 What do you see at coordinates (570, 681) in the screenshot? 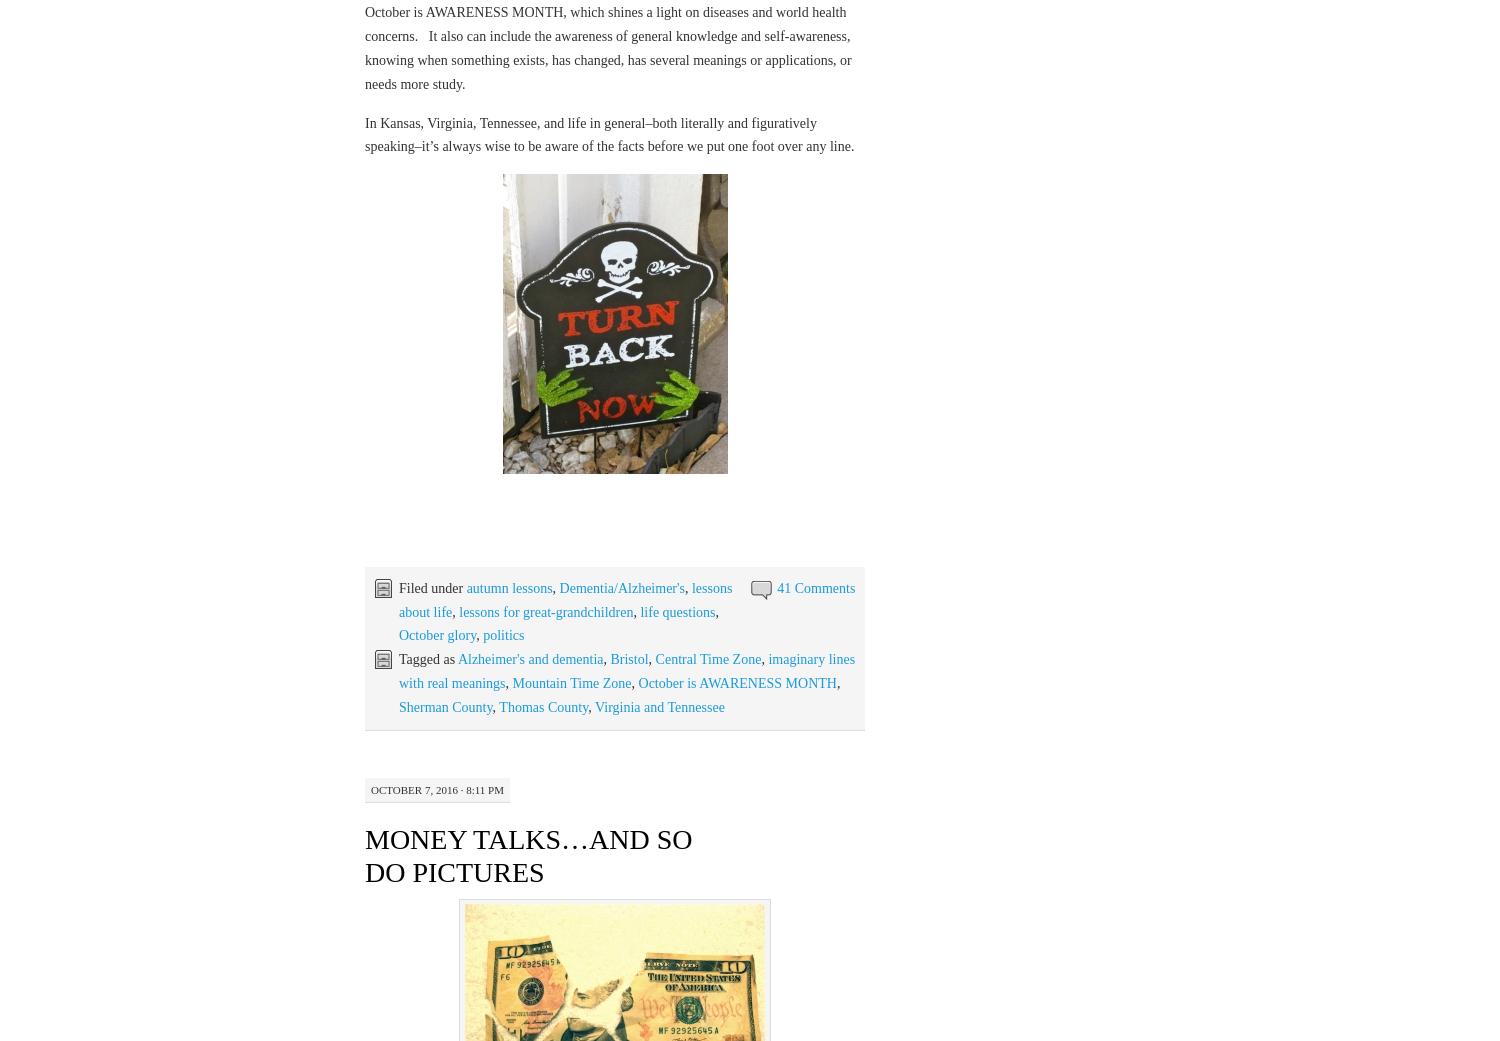
I see `'Mountain Time Zone'` at bounding box center [570, 681].